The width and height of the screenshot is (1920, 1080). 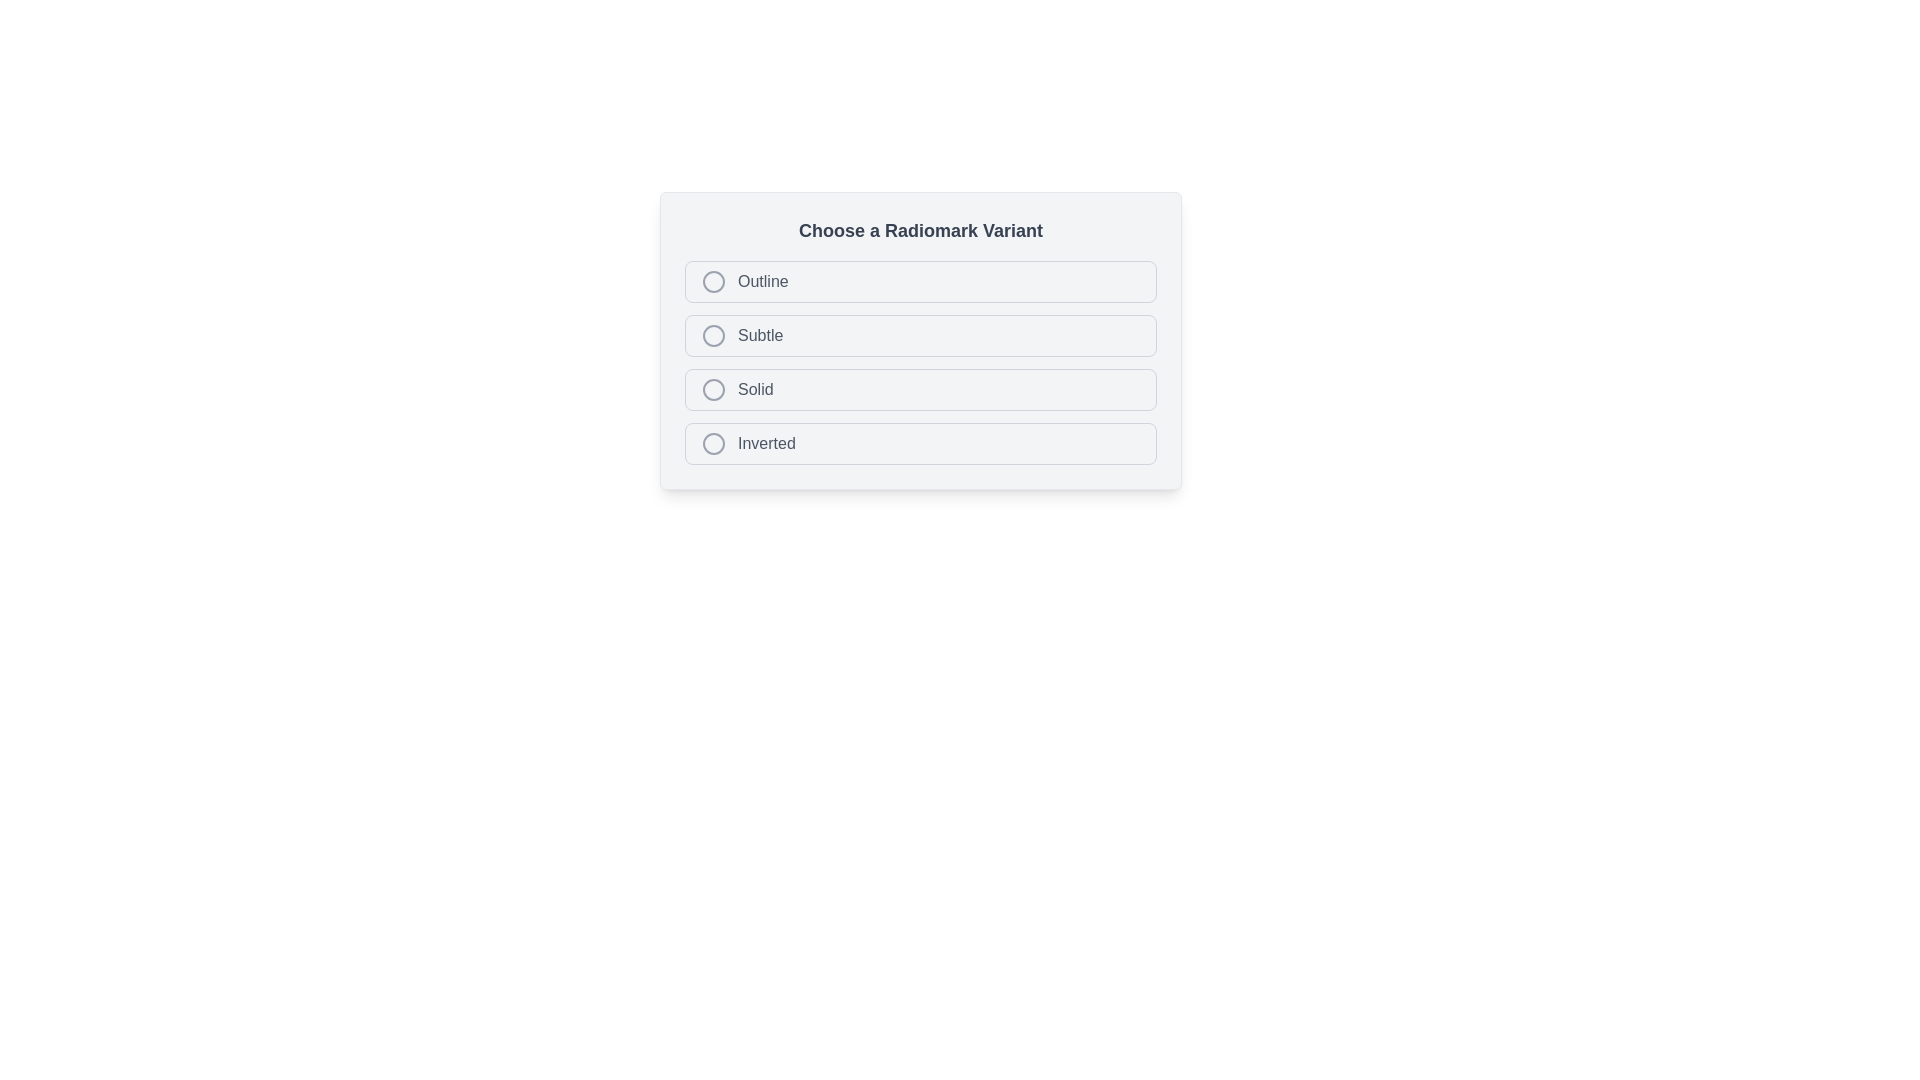 What do you see at coordinates (714, 442) in the screenshot?
I see `the selected radio button for the 'Inverted' option, which is a circular graphical component with a filled center located to the left of the fourth option in a vertical list` at bounding box center [714, 442].